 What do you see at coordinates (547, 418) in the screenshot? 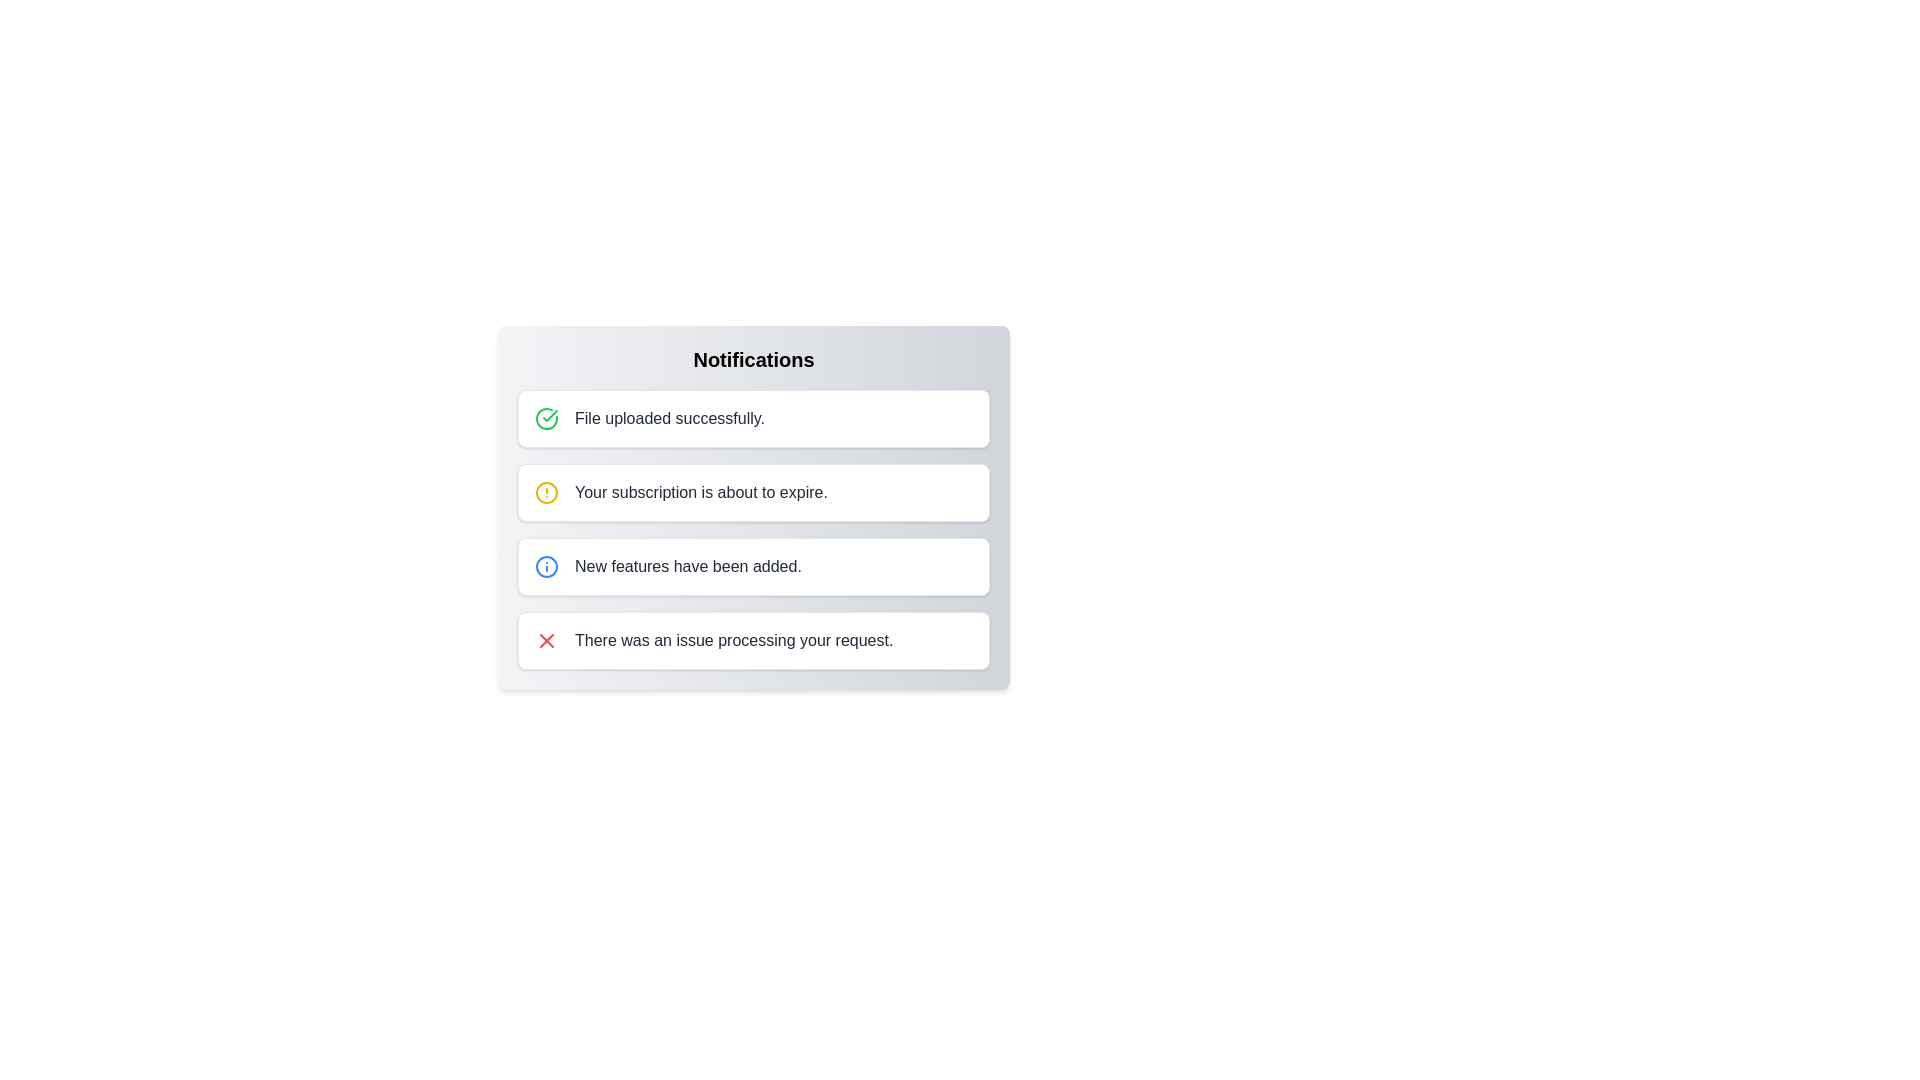
I see `the leftmost icon in the topmost notification card that indicates a successful file upload` at bounding box center [547, 418].